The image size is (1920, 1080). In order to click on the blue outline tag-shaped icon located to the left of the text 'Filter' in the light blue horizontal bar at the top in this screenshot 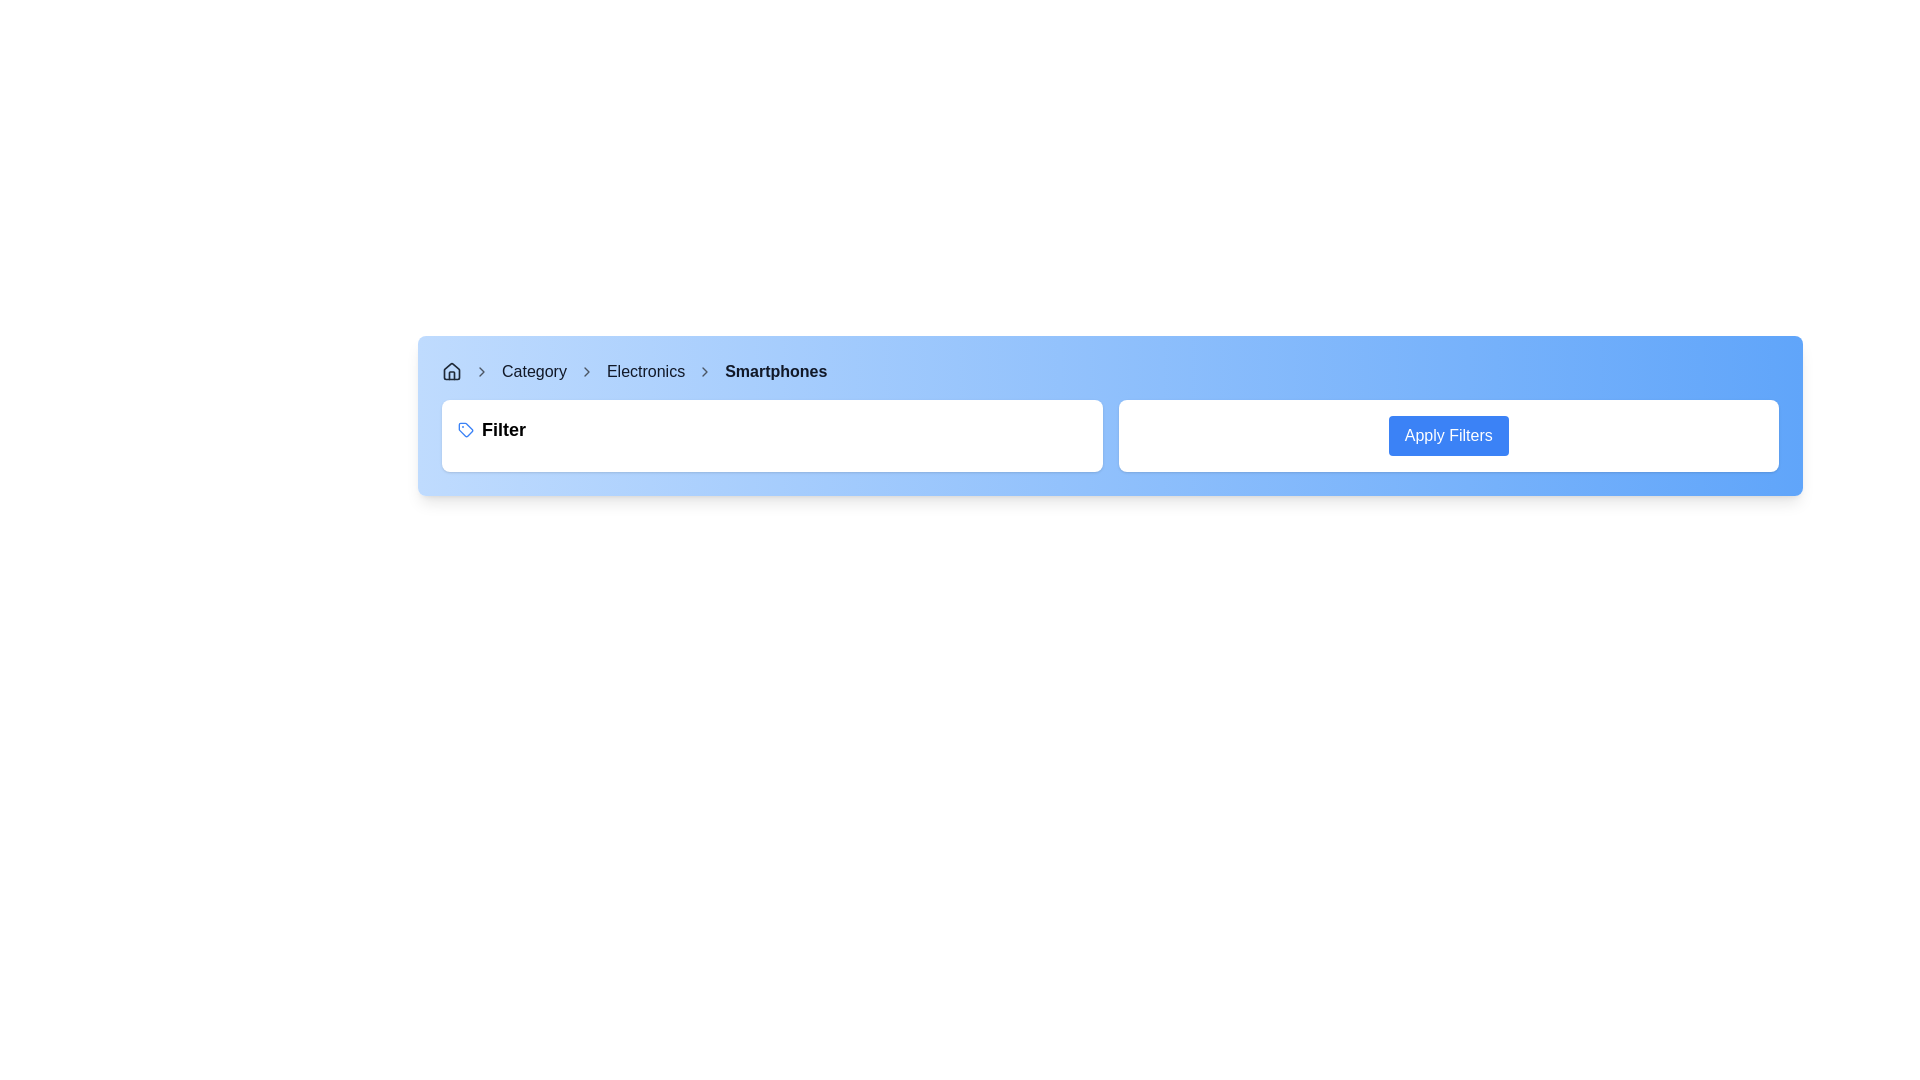, I will do `click(464, 428)`.